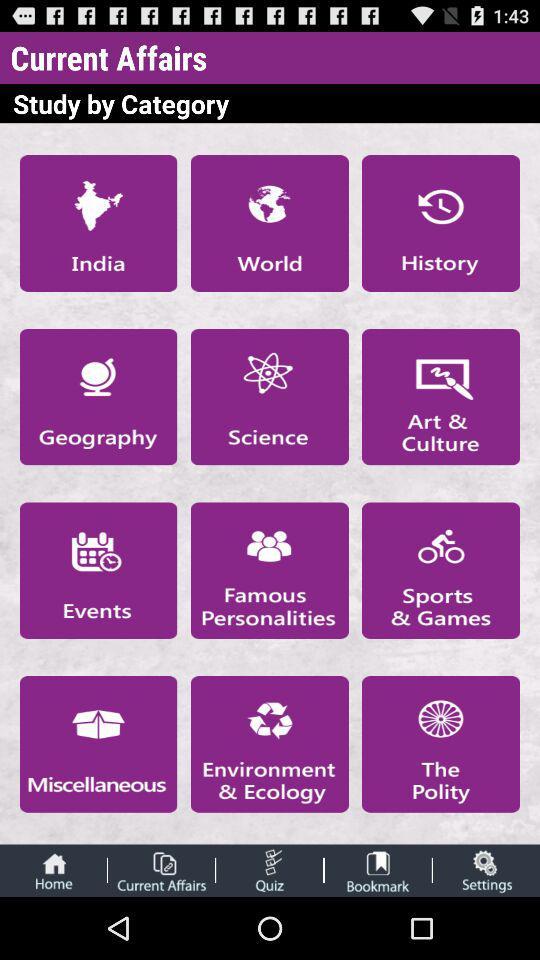  What do you see at coordinates (378, 869) in the screenshot?
I see `bookmarks tab` at bounding box center [378, 869].